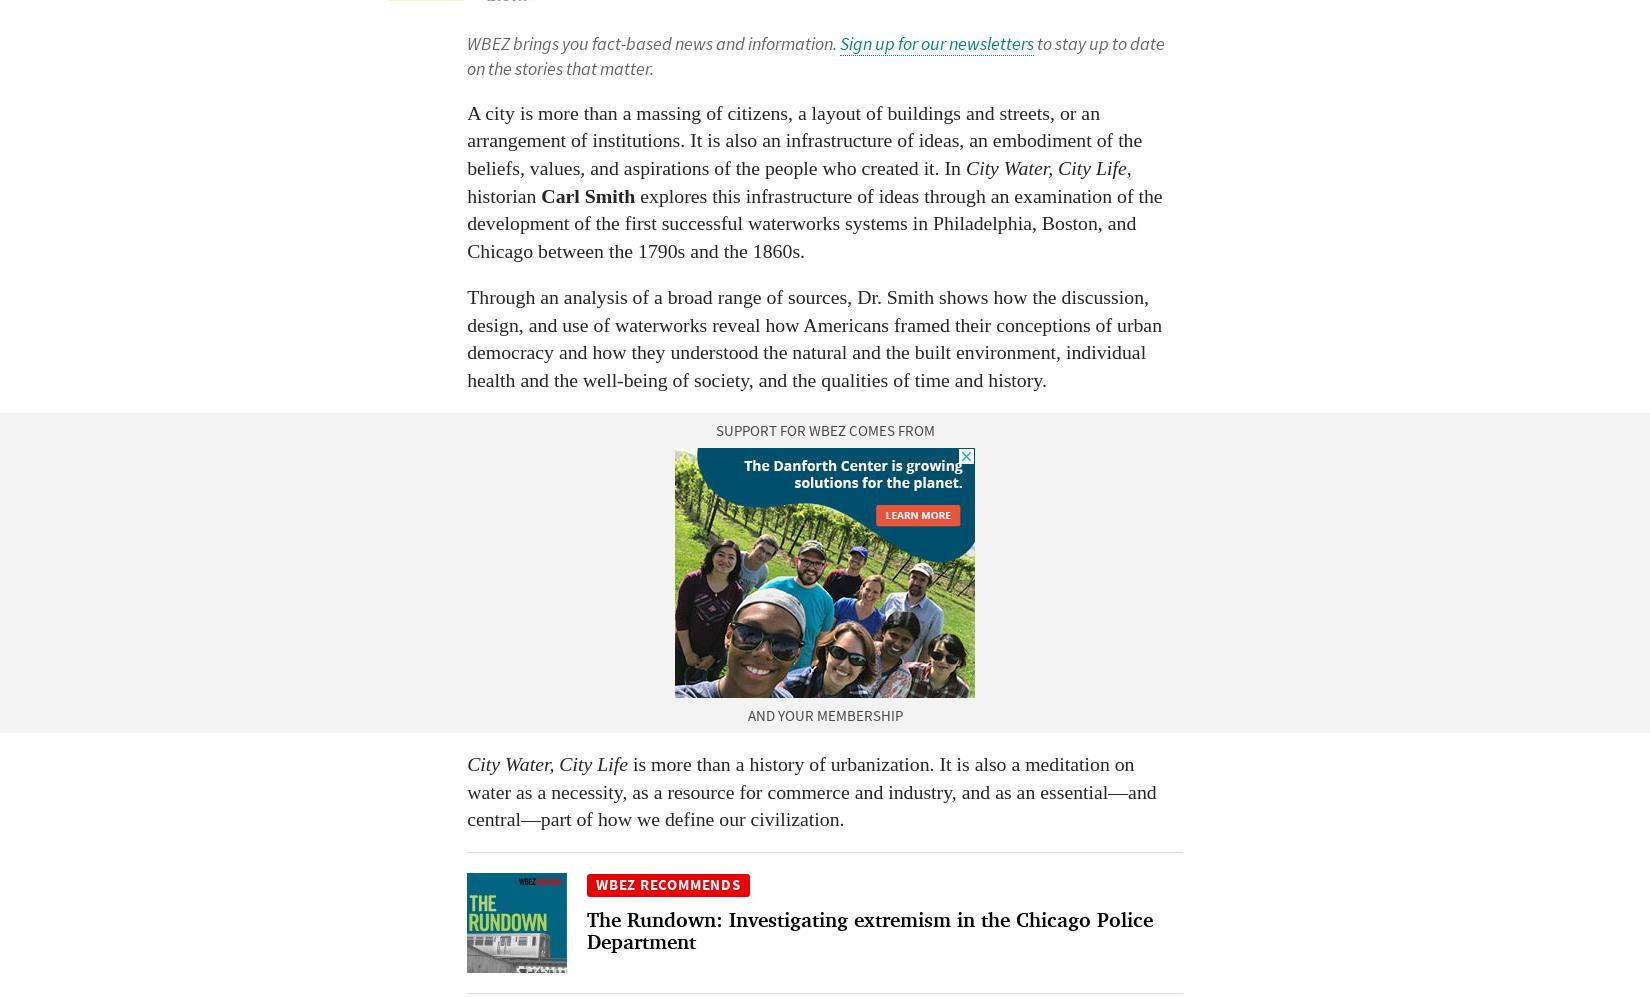 The height and width of the screenshot is (997, 1650). What do you see at coordinates (666, 882) in the screenshot?
I see `'WBEZ RECOMMENDS'` at bounding box center [666, 882].